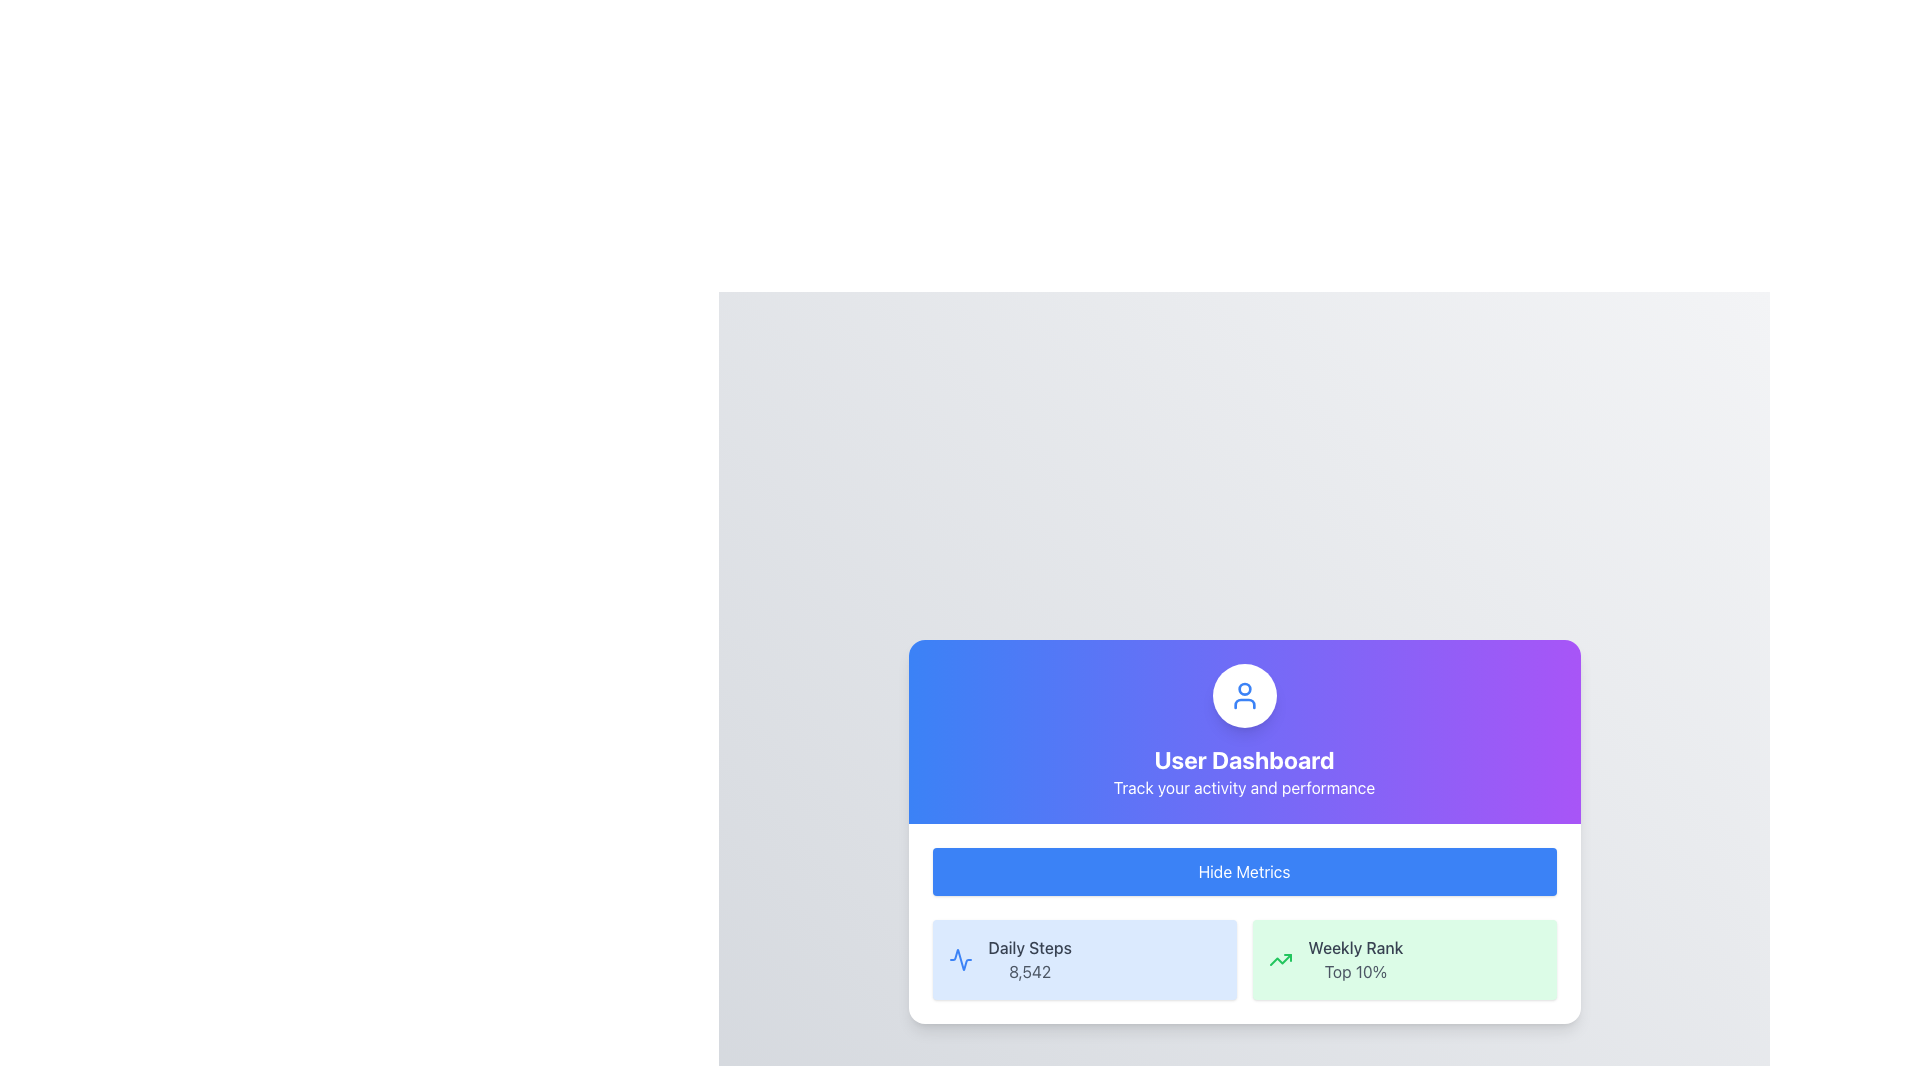  I want to click on displayed value of the numeric display for the daily step count, located below the 'Daily Steps' label on the blue card in the bottom-left section of the dashboard interface, so click(1030, 971).